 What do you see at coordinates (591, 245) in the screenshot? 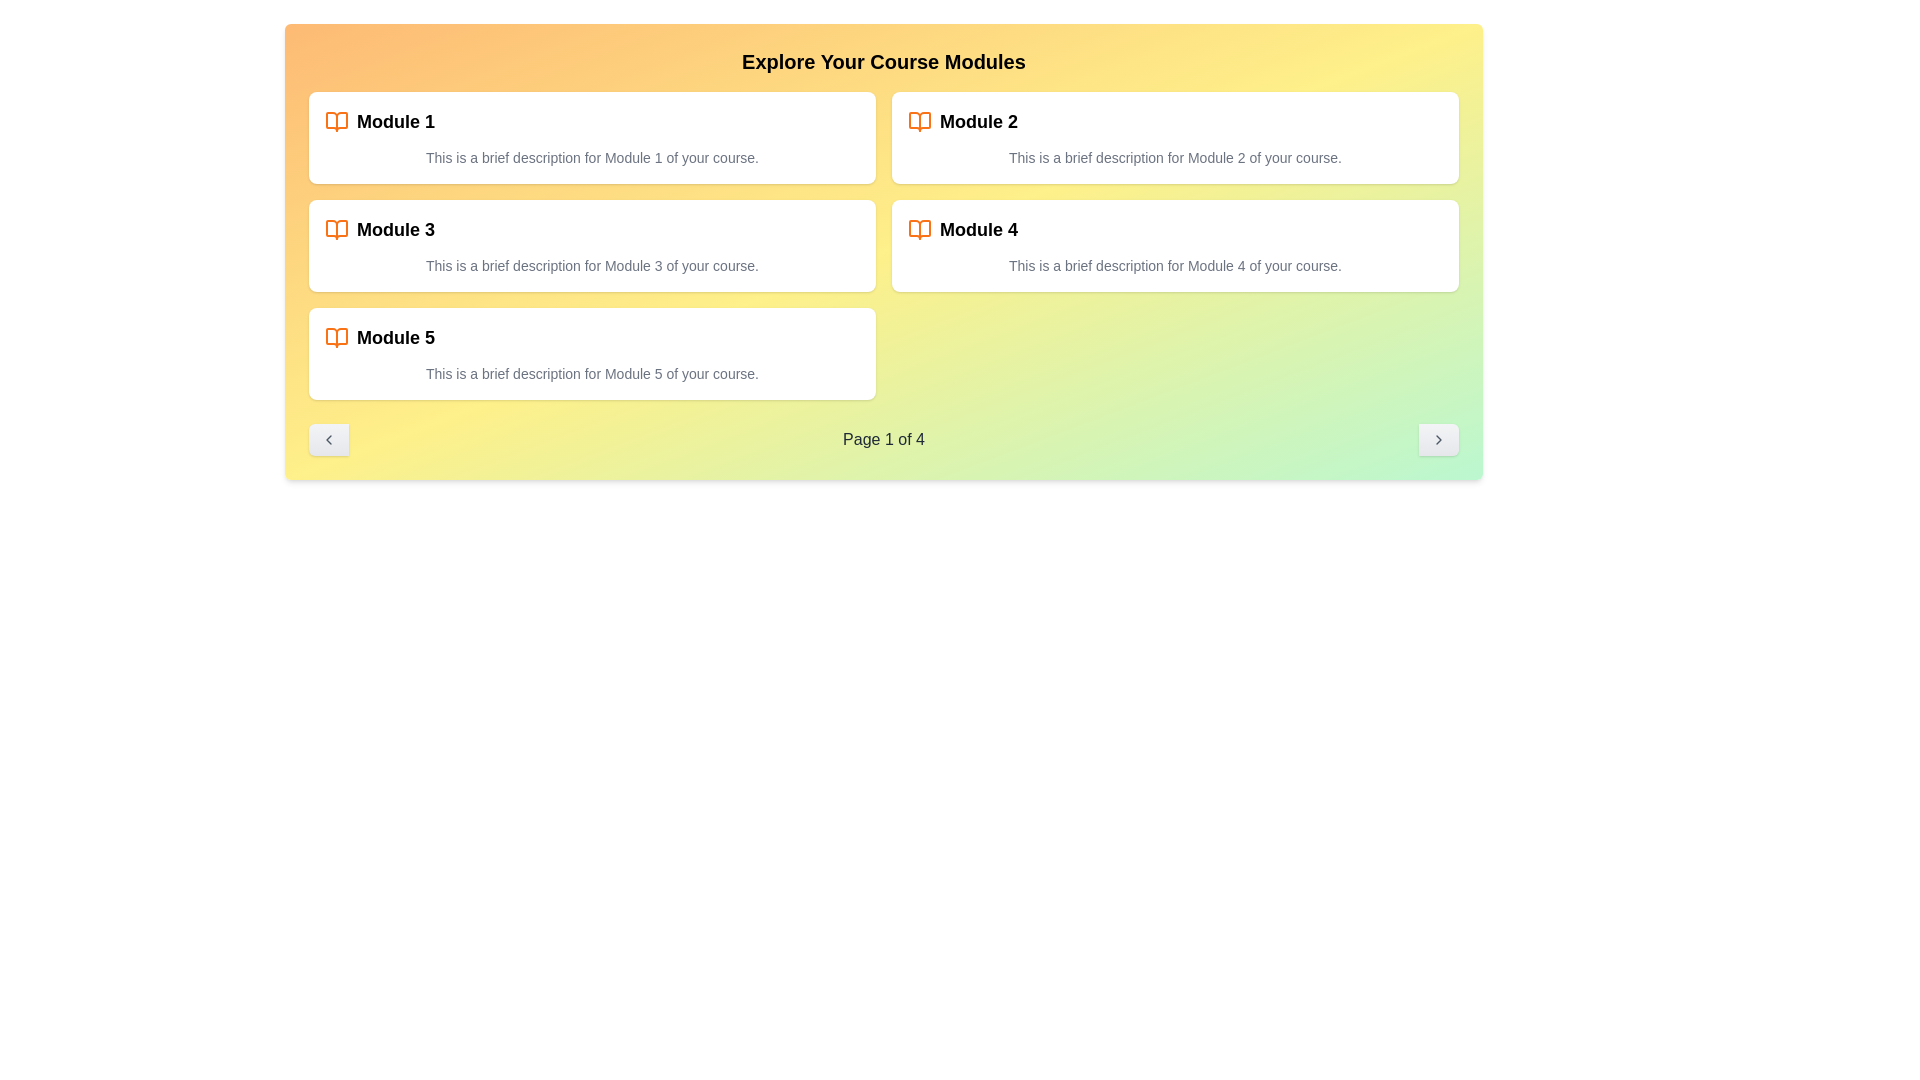
I see `the card titled 'Module 3' which has a white background and rounded corners, located in the second row and first column of the grid layout` at bounding box center [591, 245].